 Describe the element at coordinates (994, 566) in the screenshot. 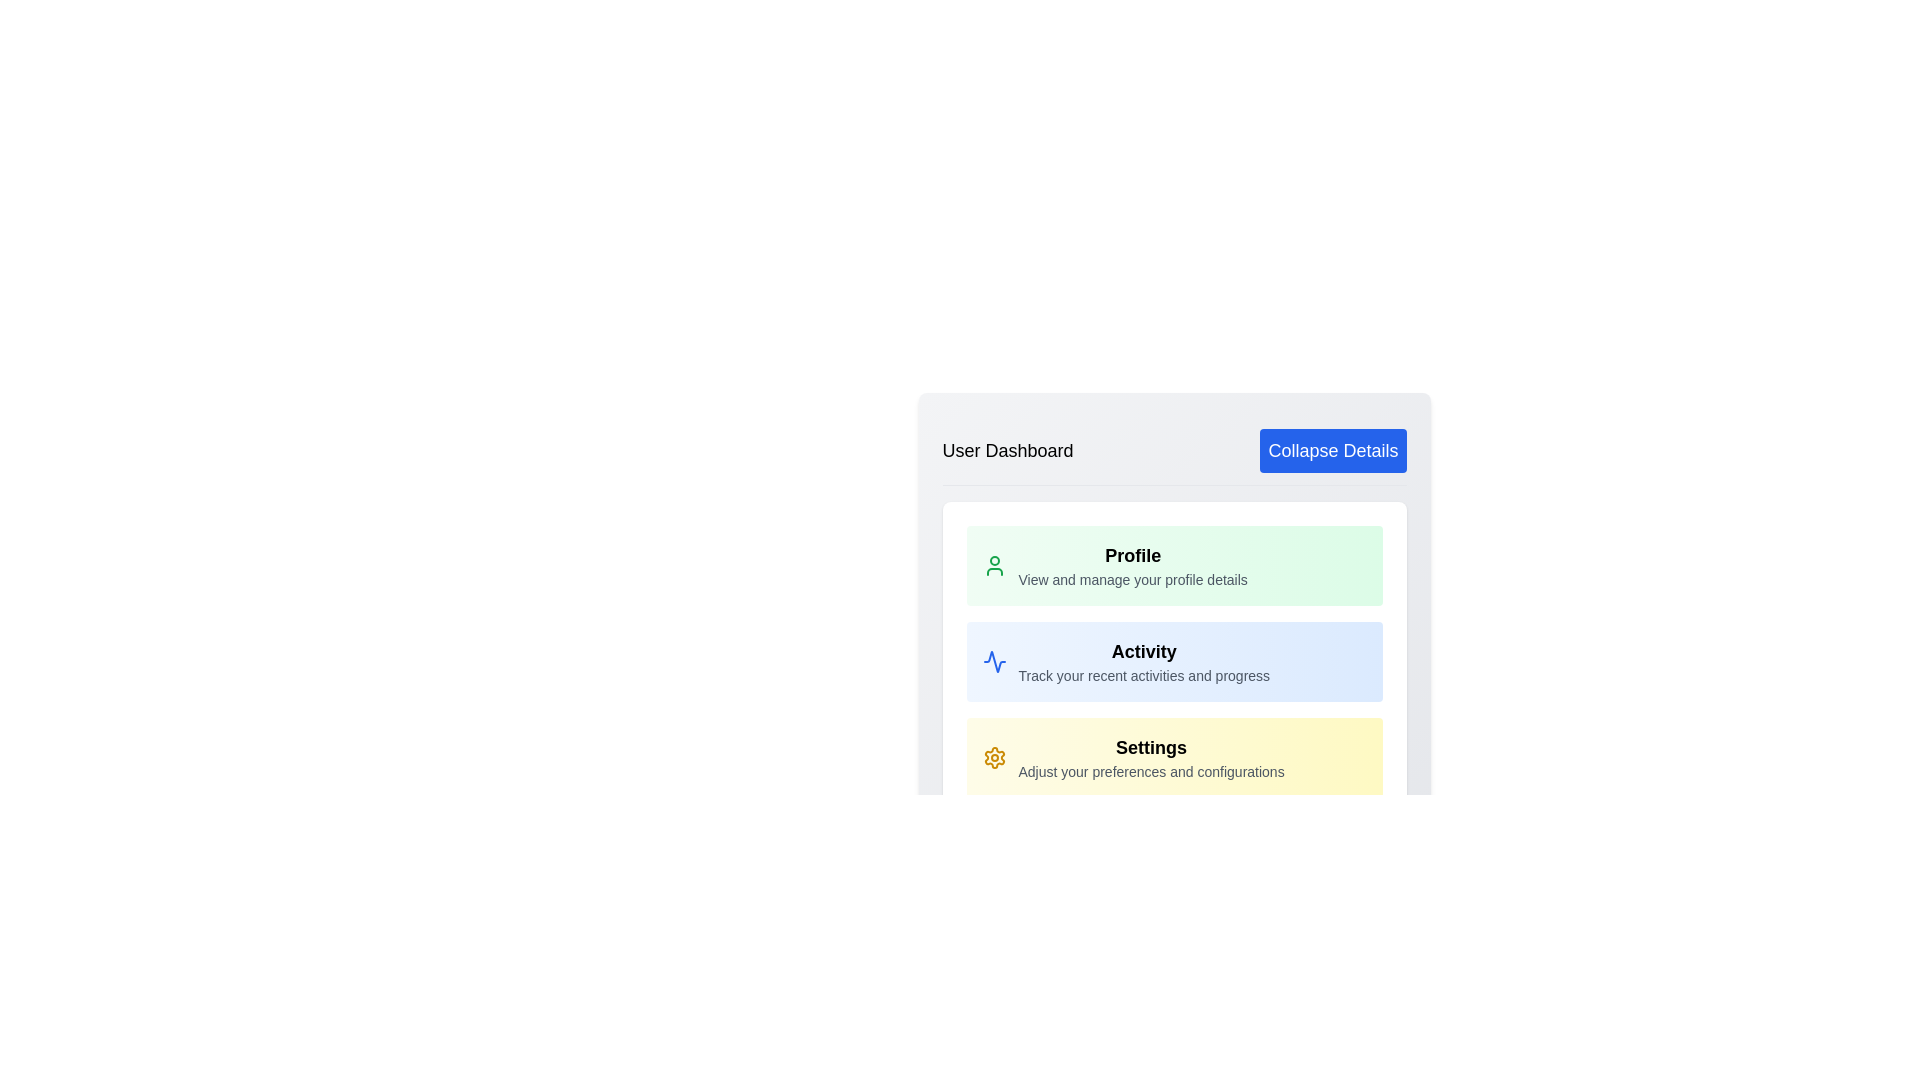

I see `the profile icon located at the top-left corner of the 'Profile' card, which is the first item above 'Activity' and 'Settings' cards` at that location.